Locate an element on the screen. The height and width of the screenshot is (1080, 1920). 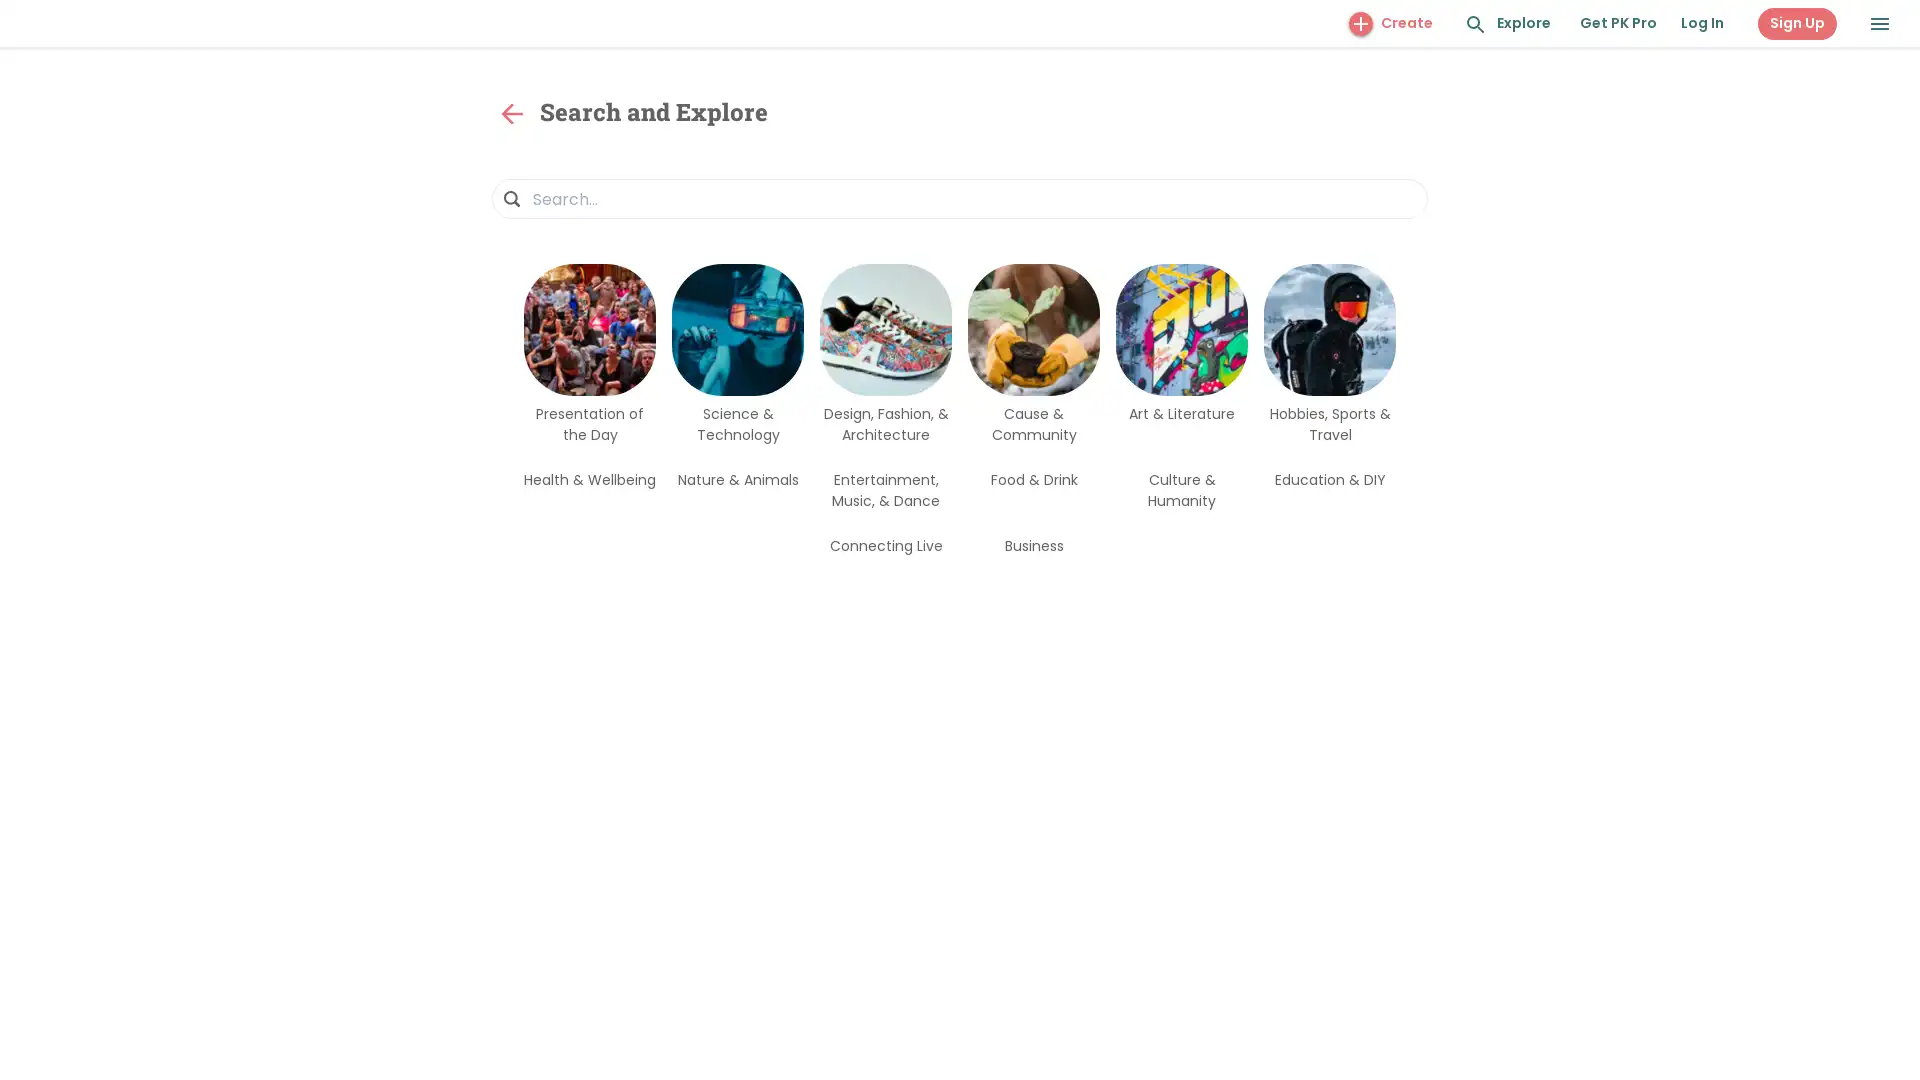
Search and Explore is located at coordinates (1476, 24).